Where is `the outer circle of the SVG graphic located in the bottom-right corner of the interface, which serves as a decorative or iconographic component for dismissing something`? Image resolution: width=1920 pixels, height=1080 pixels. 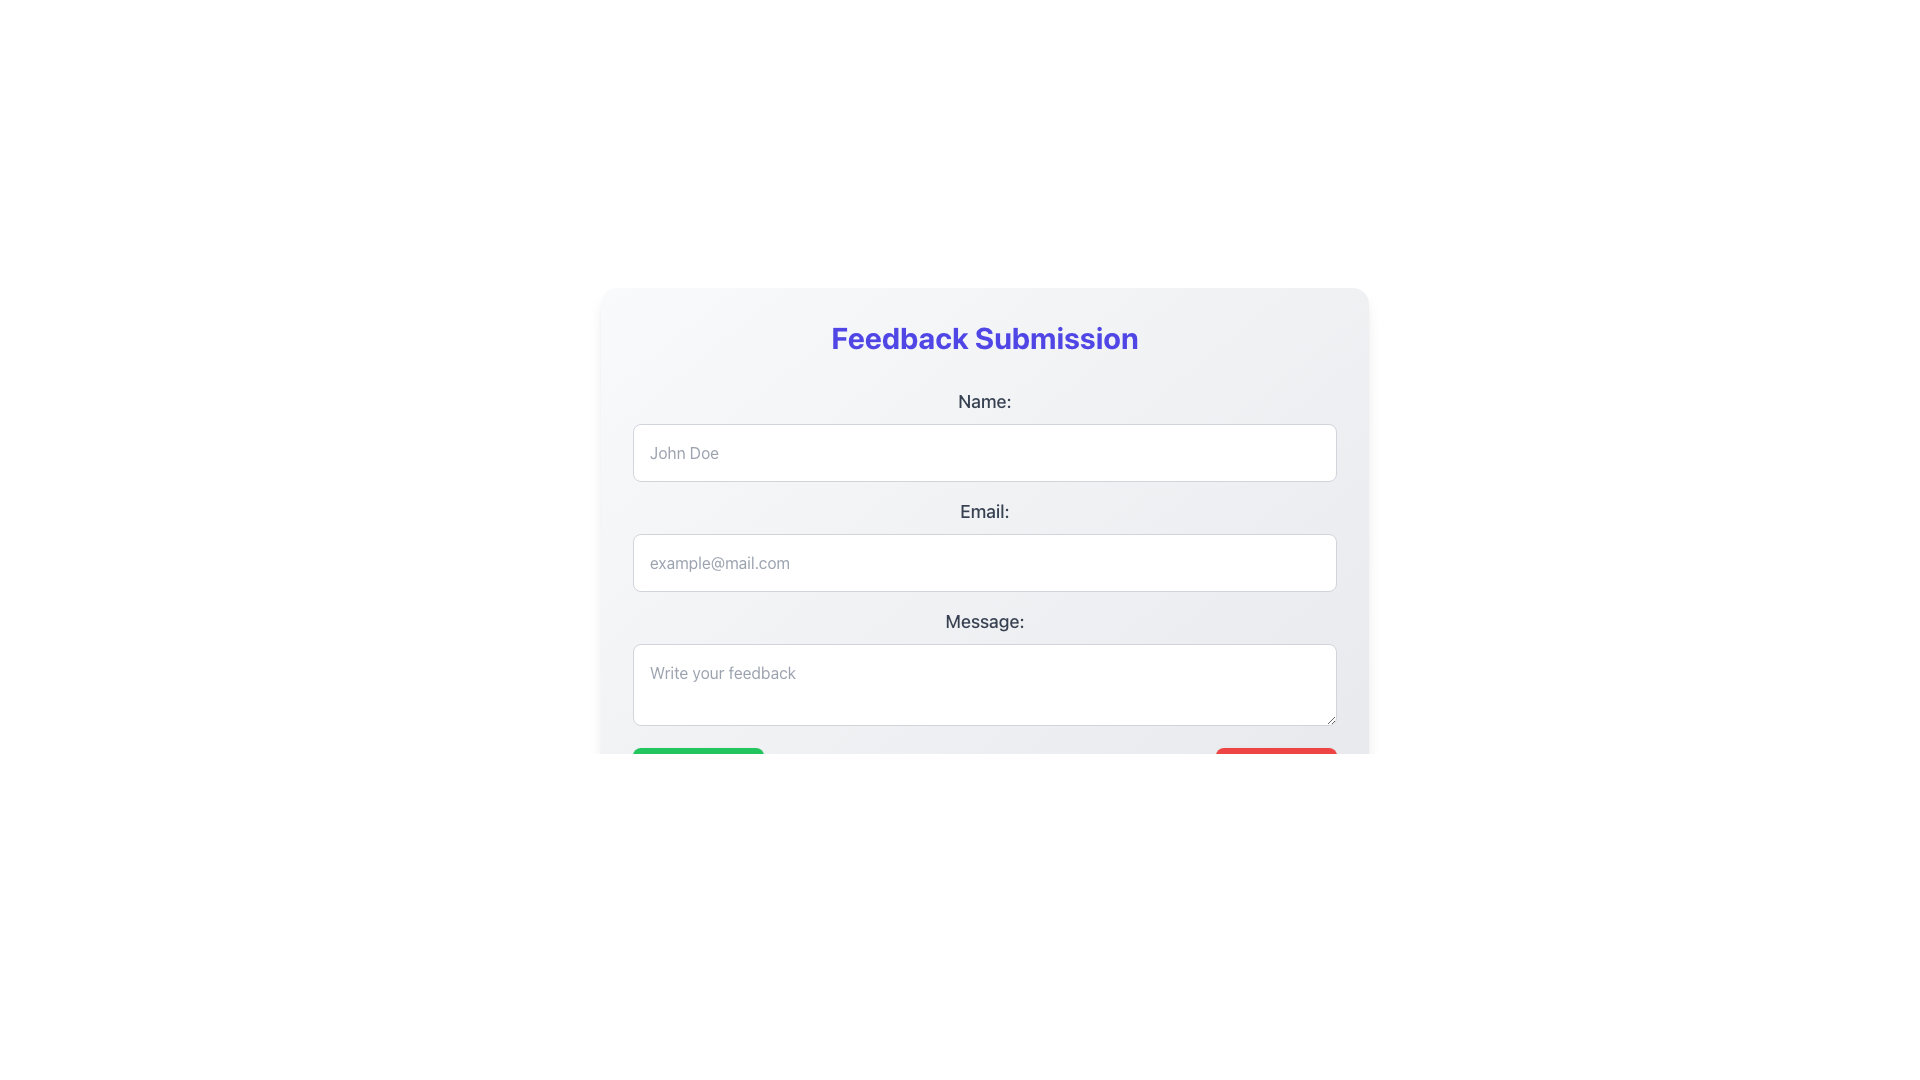 the outer circle of the SVG graphic located in the bottom-right corner of the interface, which serves as a decorative or iconographic component for dismissing something is located at coordinates (1250, 766).